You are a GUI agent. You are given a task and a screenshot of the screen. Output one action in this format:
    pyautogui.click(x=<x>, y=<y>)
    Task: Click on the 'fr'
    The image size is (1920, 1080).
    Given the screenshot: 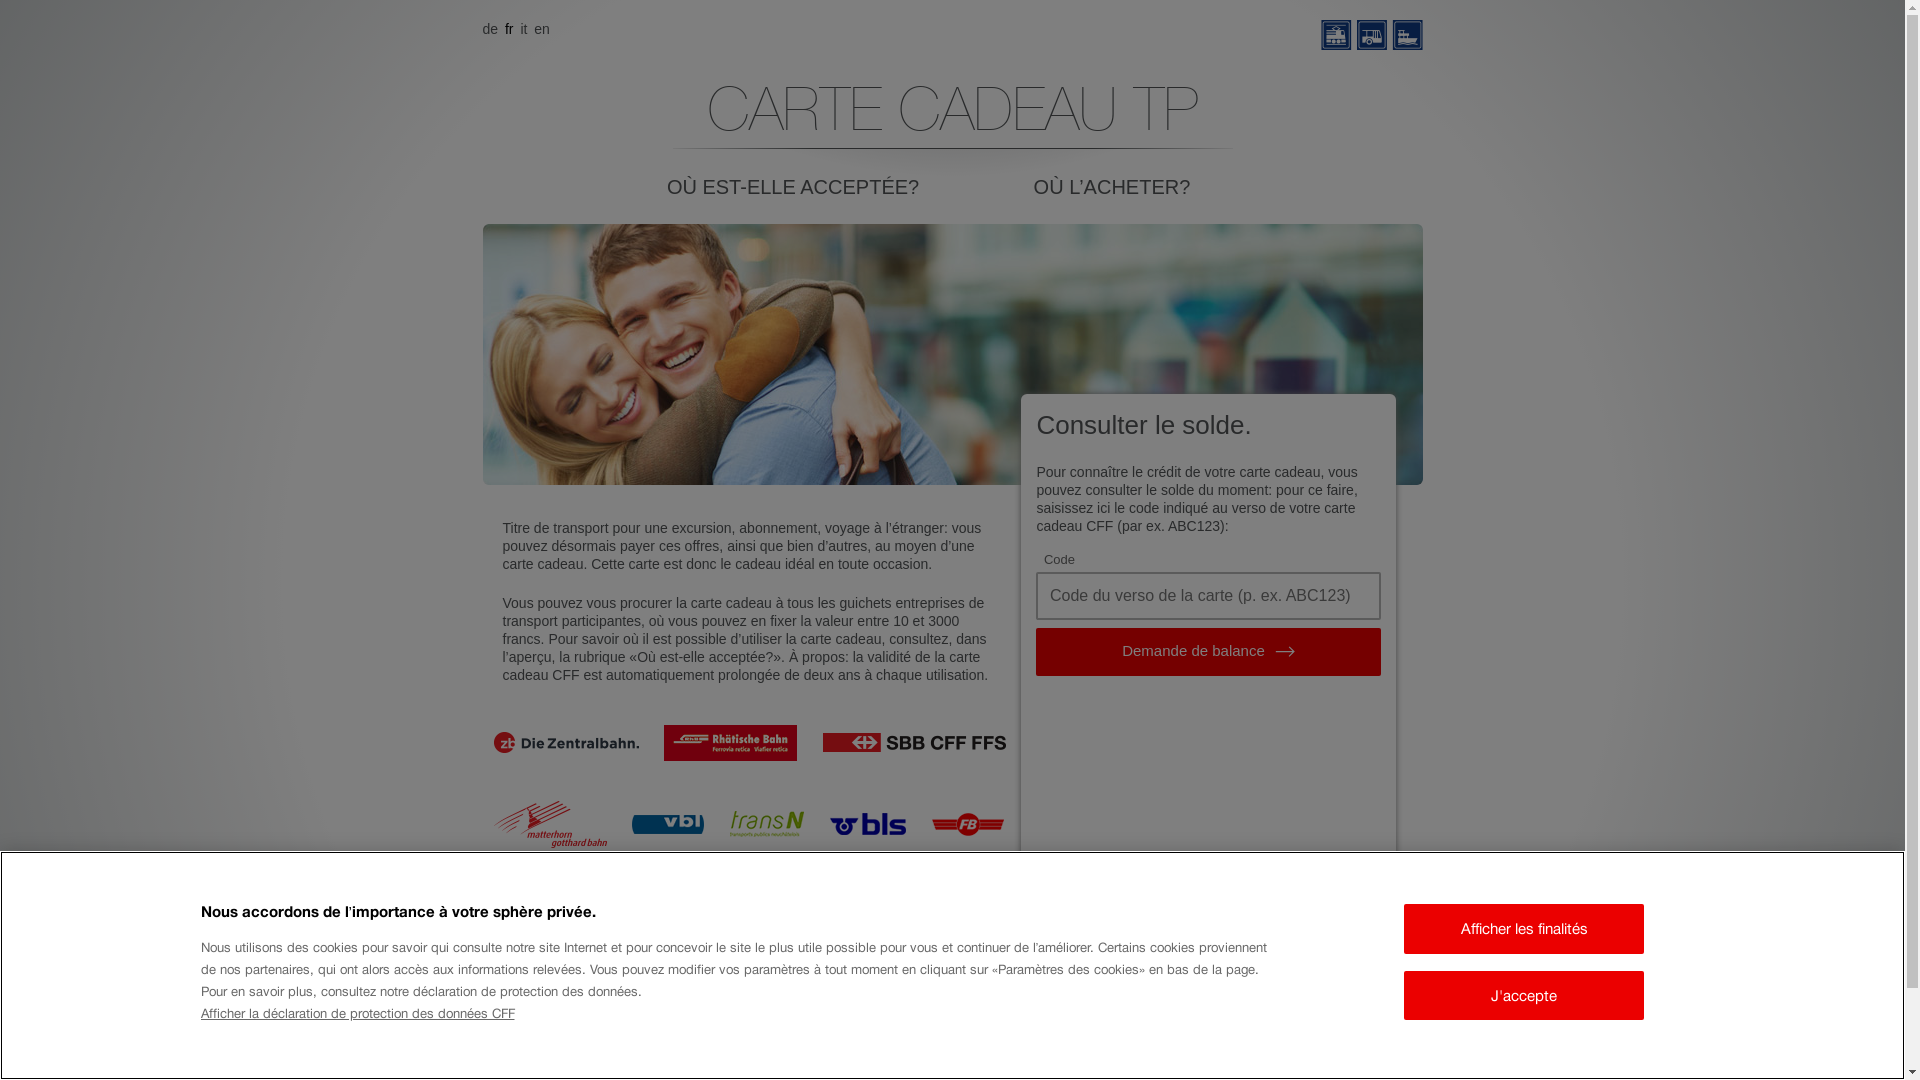 What is the action you would take?
    pyautogui.click(x=510, y=29)
    